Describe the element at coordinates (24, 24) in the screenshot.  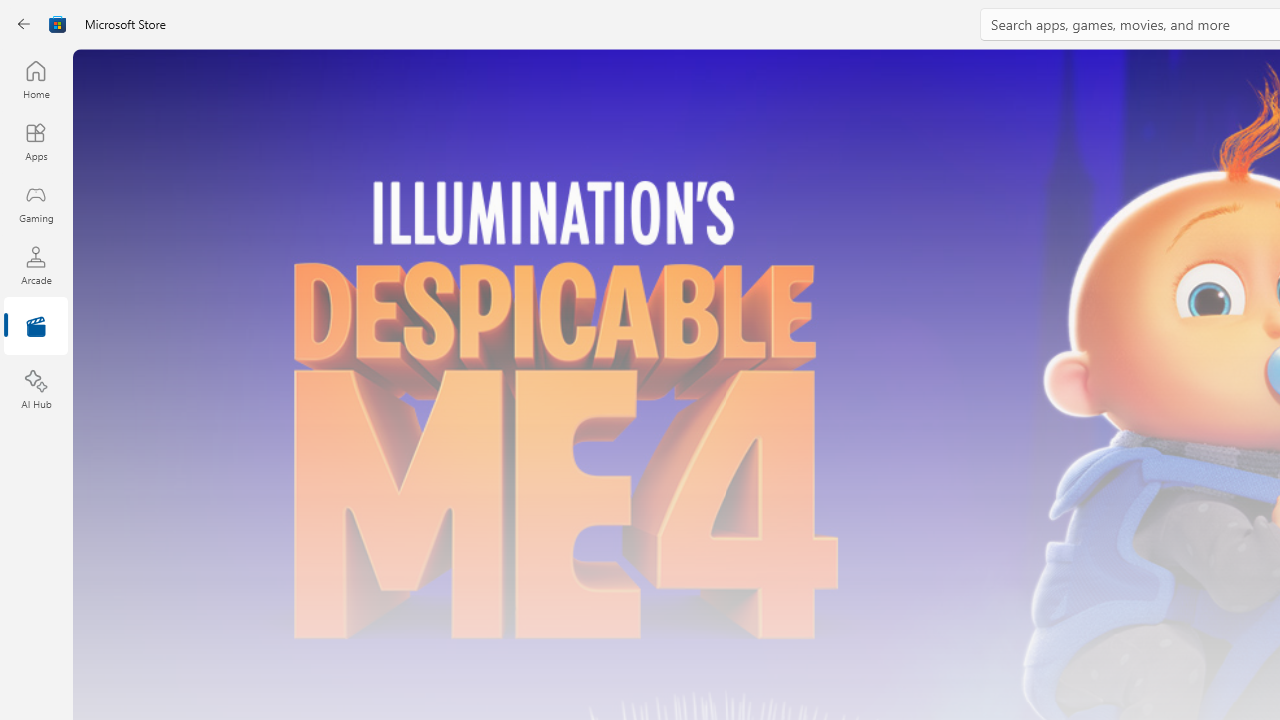
I see `'Back'` at that location.